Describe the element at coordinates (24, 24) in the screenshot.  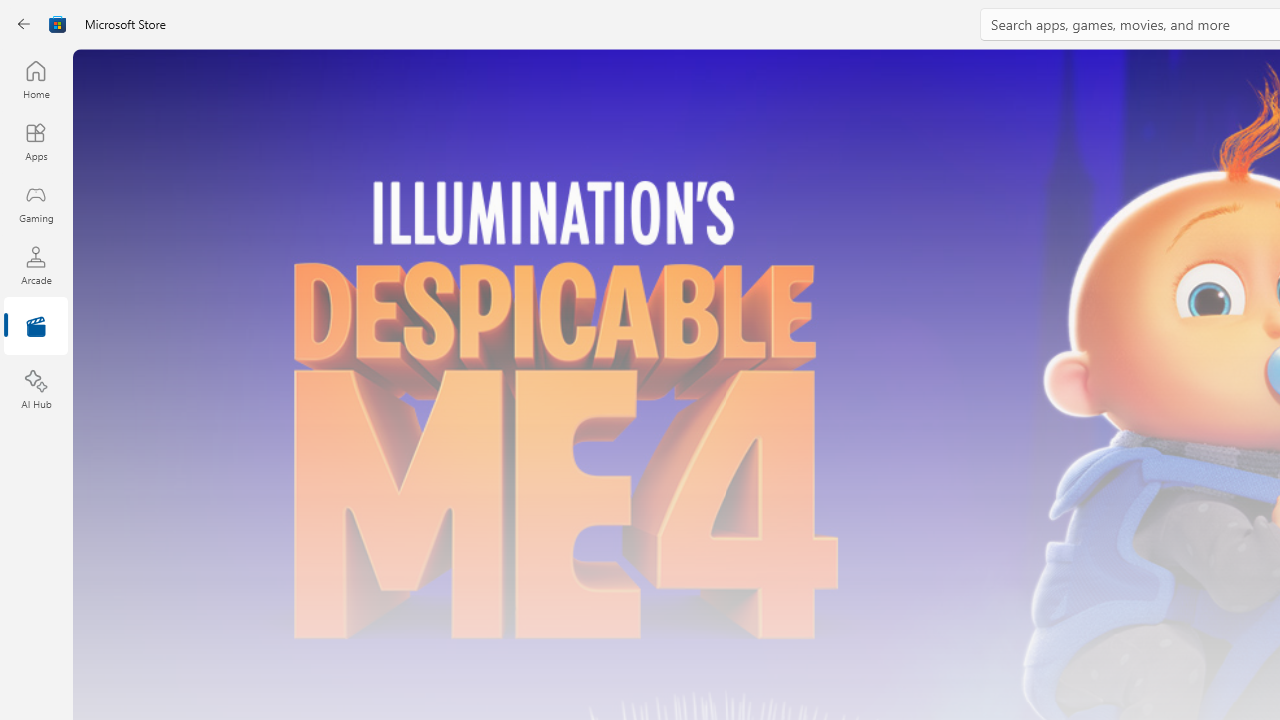
I see `'Back'` at that location.